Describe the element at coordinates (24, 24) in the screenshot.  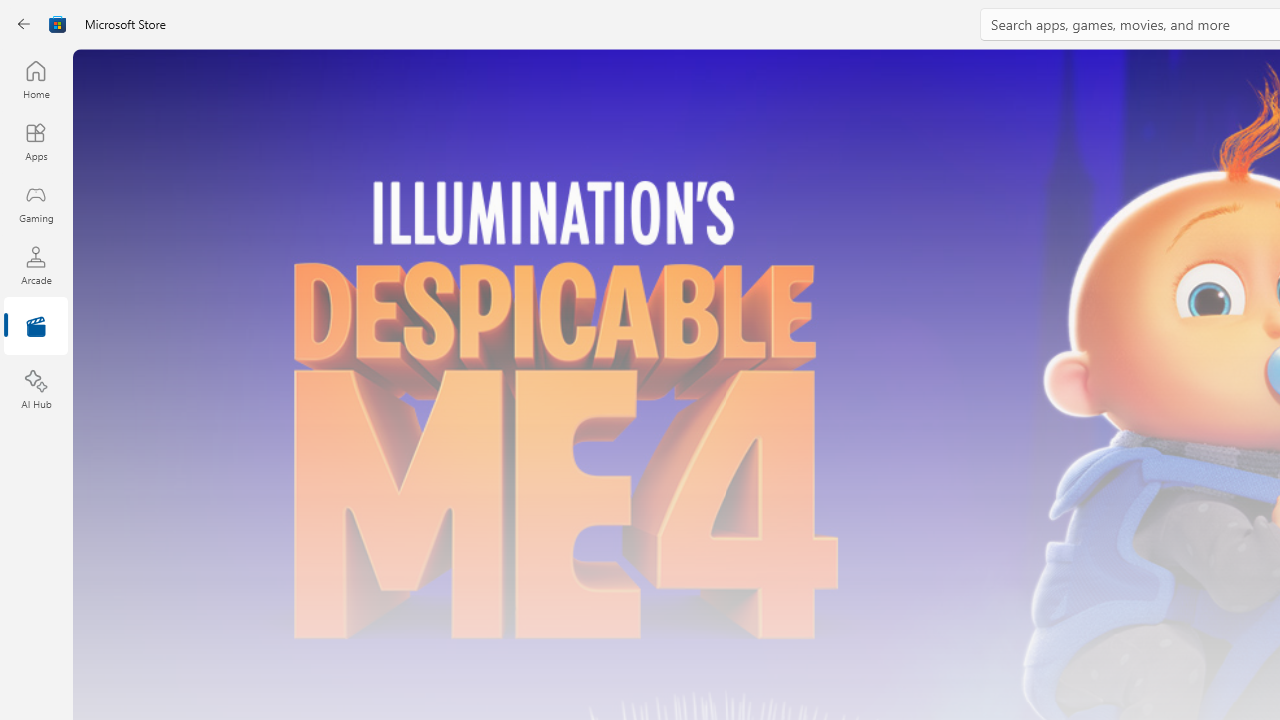
I see `'Back'` at that location.